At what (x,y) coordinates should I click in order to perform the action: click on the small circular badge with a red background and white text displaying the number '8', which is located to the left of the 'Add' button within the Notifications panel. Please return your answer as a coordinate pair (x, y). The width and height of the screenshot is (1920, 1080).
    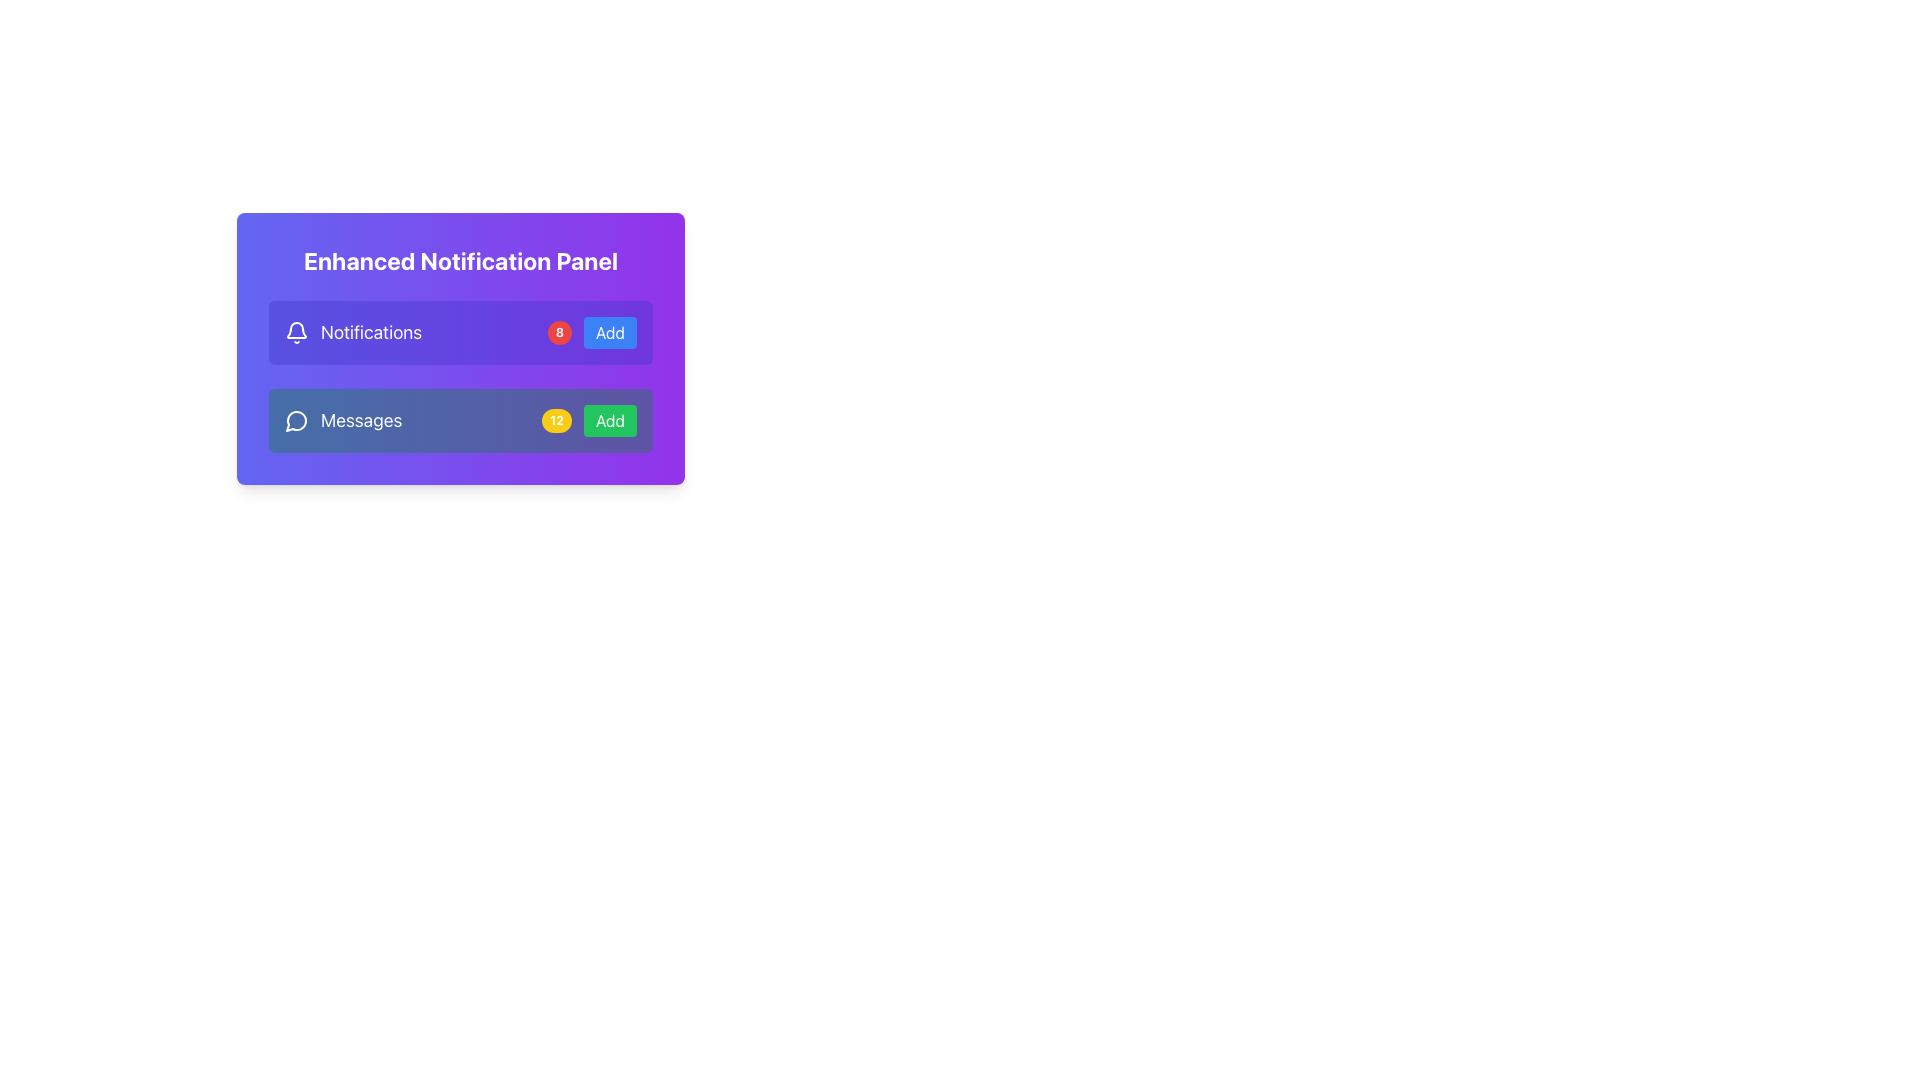
    Looking at the image, I should click on (559, 331).